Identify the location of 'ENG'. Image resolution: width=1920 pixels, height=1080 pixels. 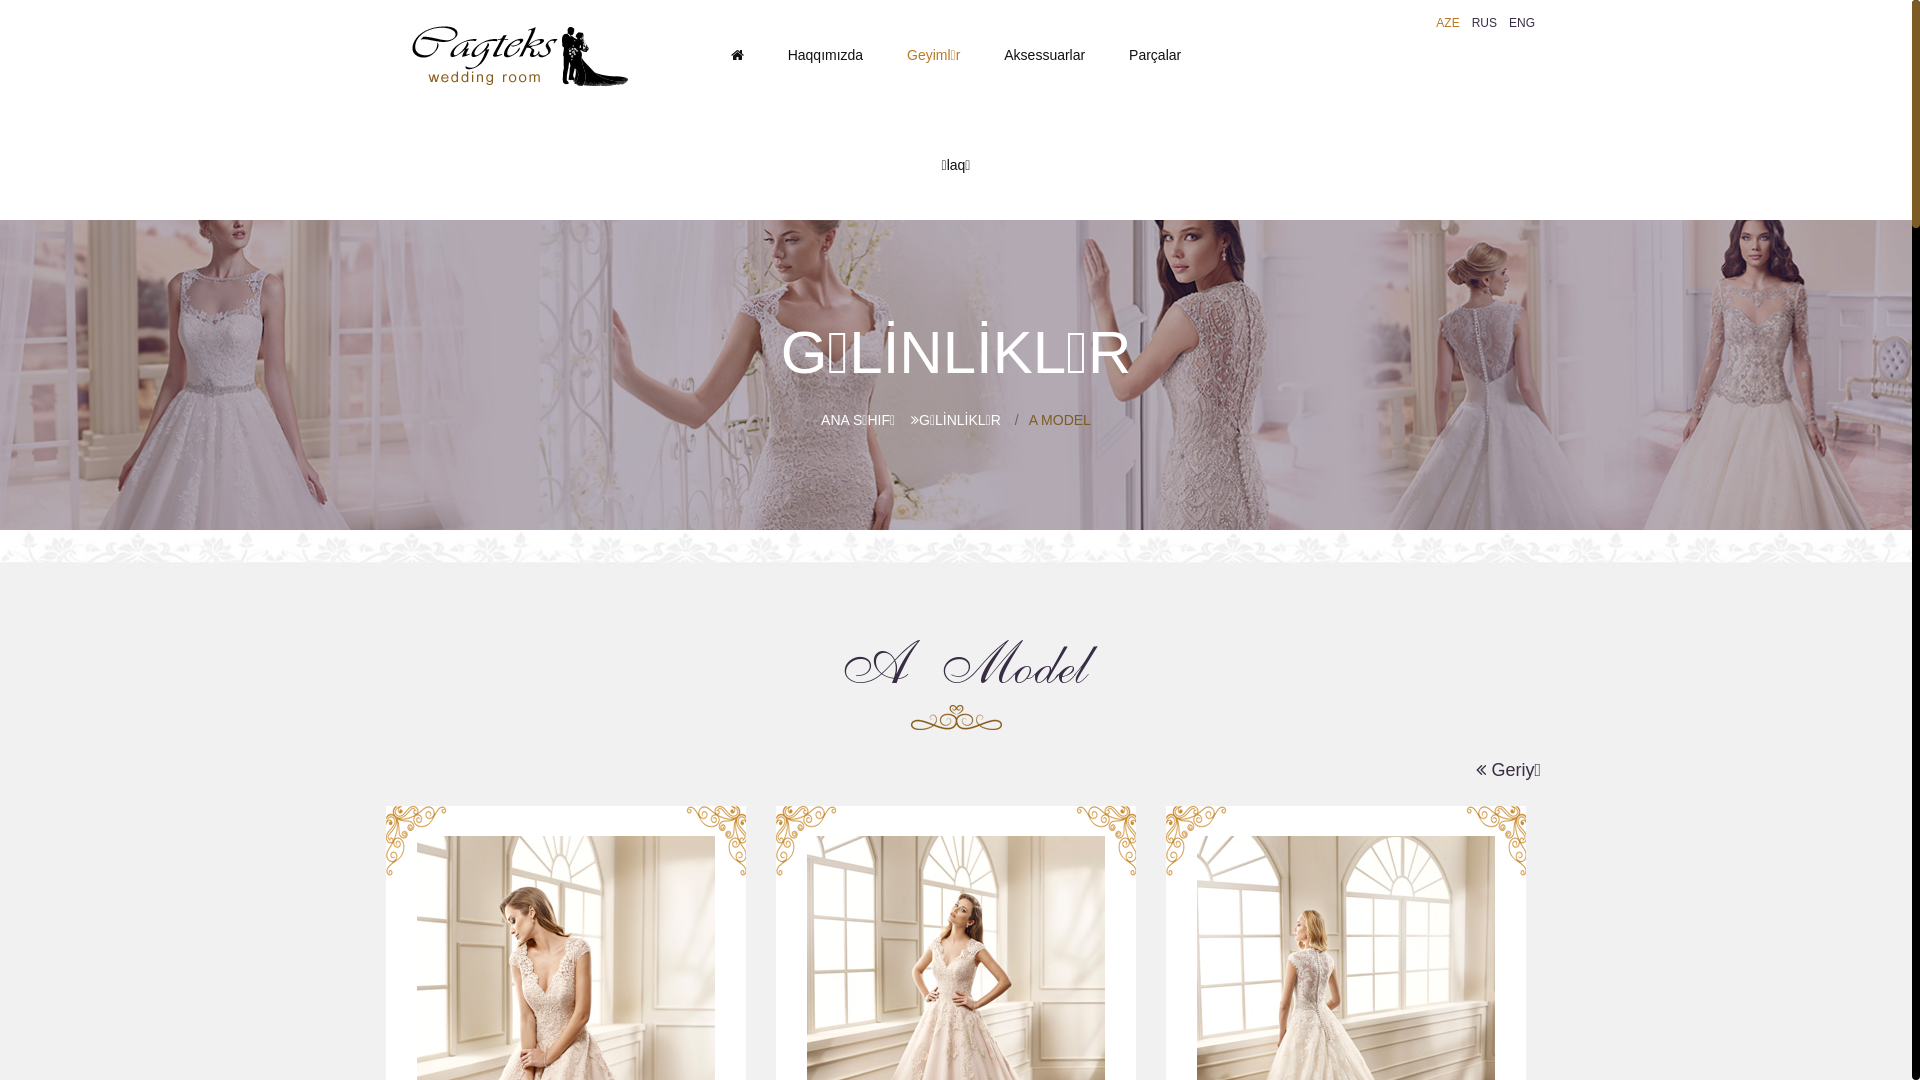
(1502, 23).